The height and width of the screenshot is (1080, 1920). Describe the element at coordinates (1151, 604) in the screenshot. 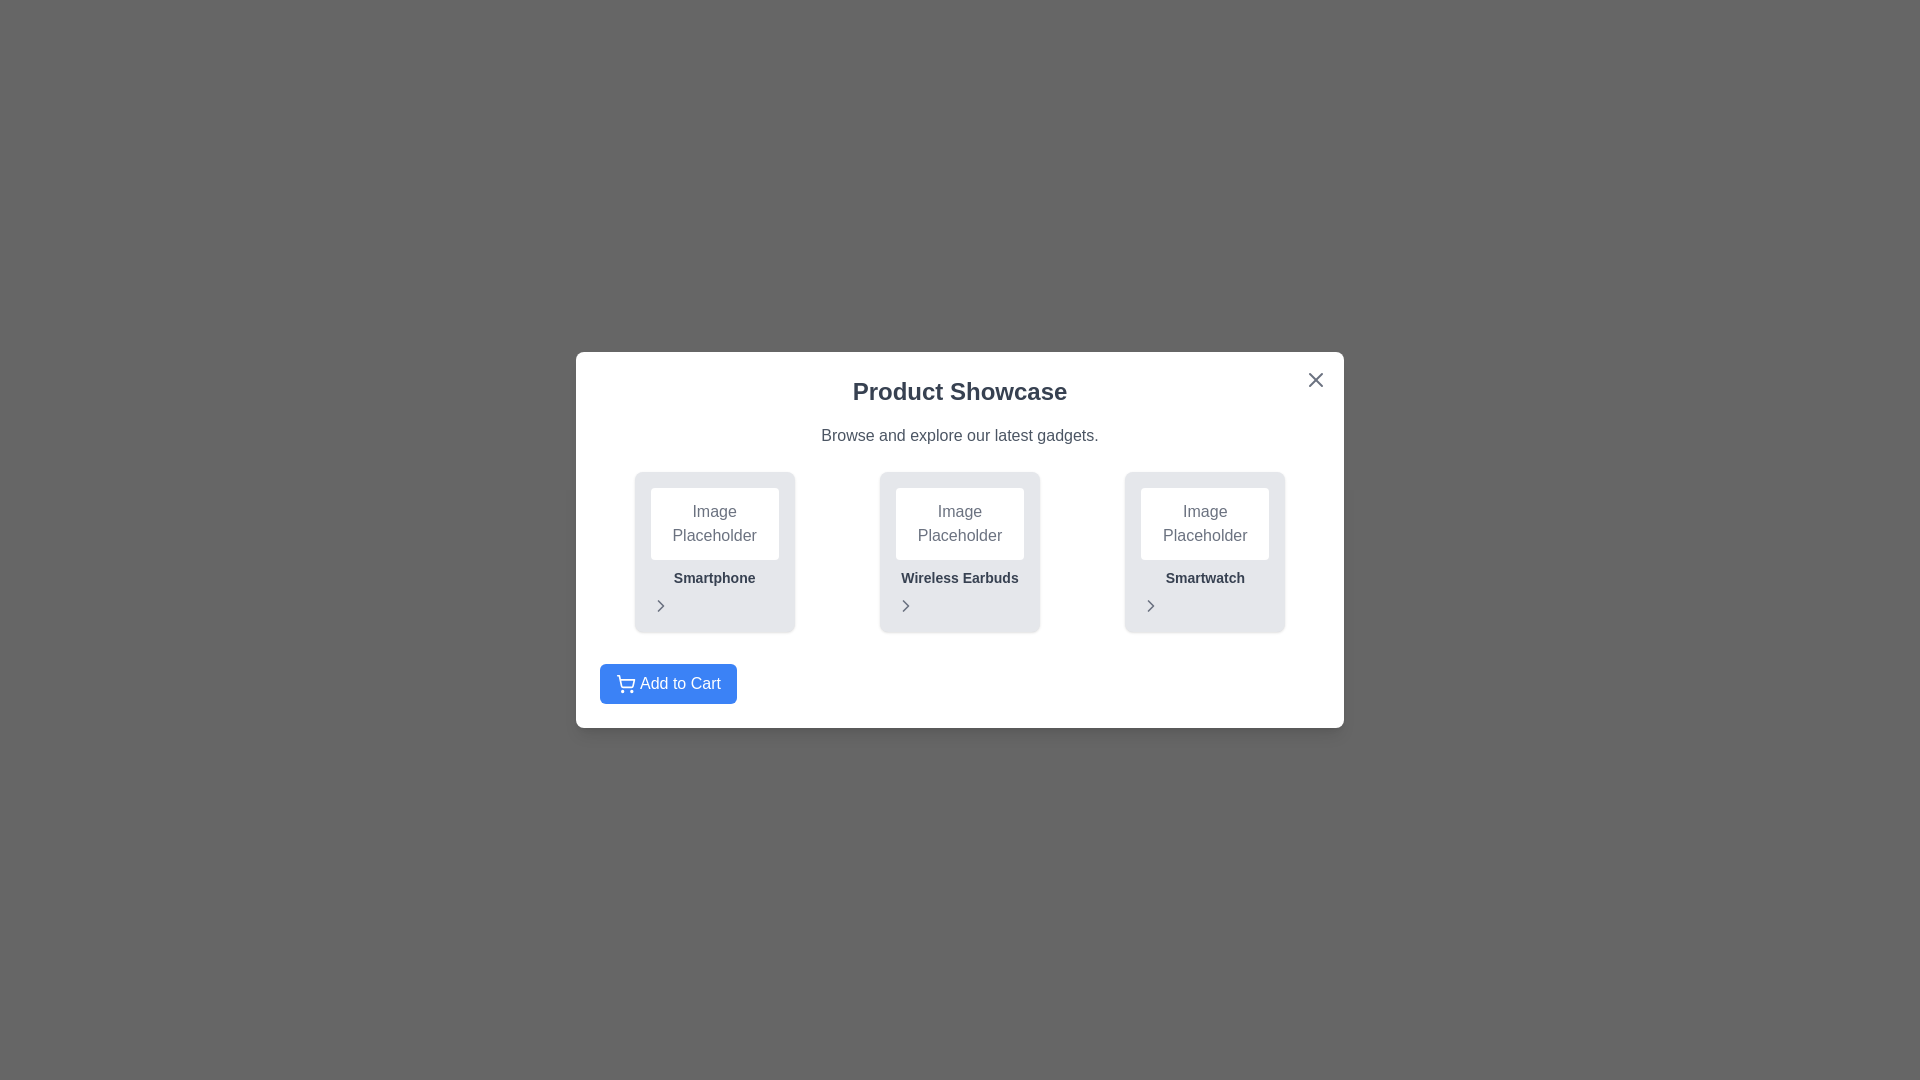

I see `the chevron icon located at the bottom right of the 'Smartwatch' product card` at that location.